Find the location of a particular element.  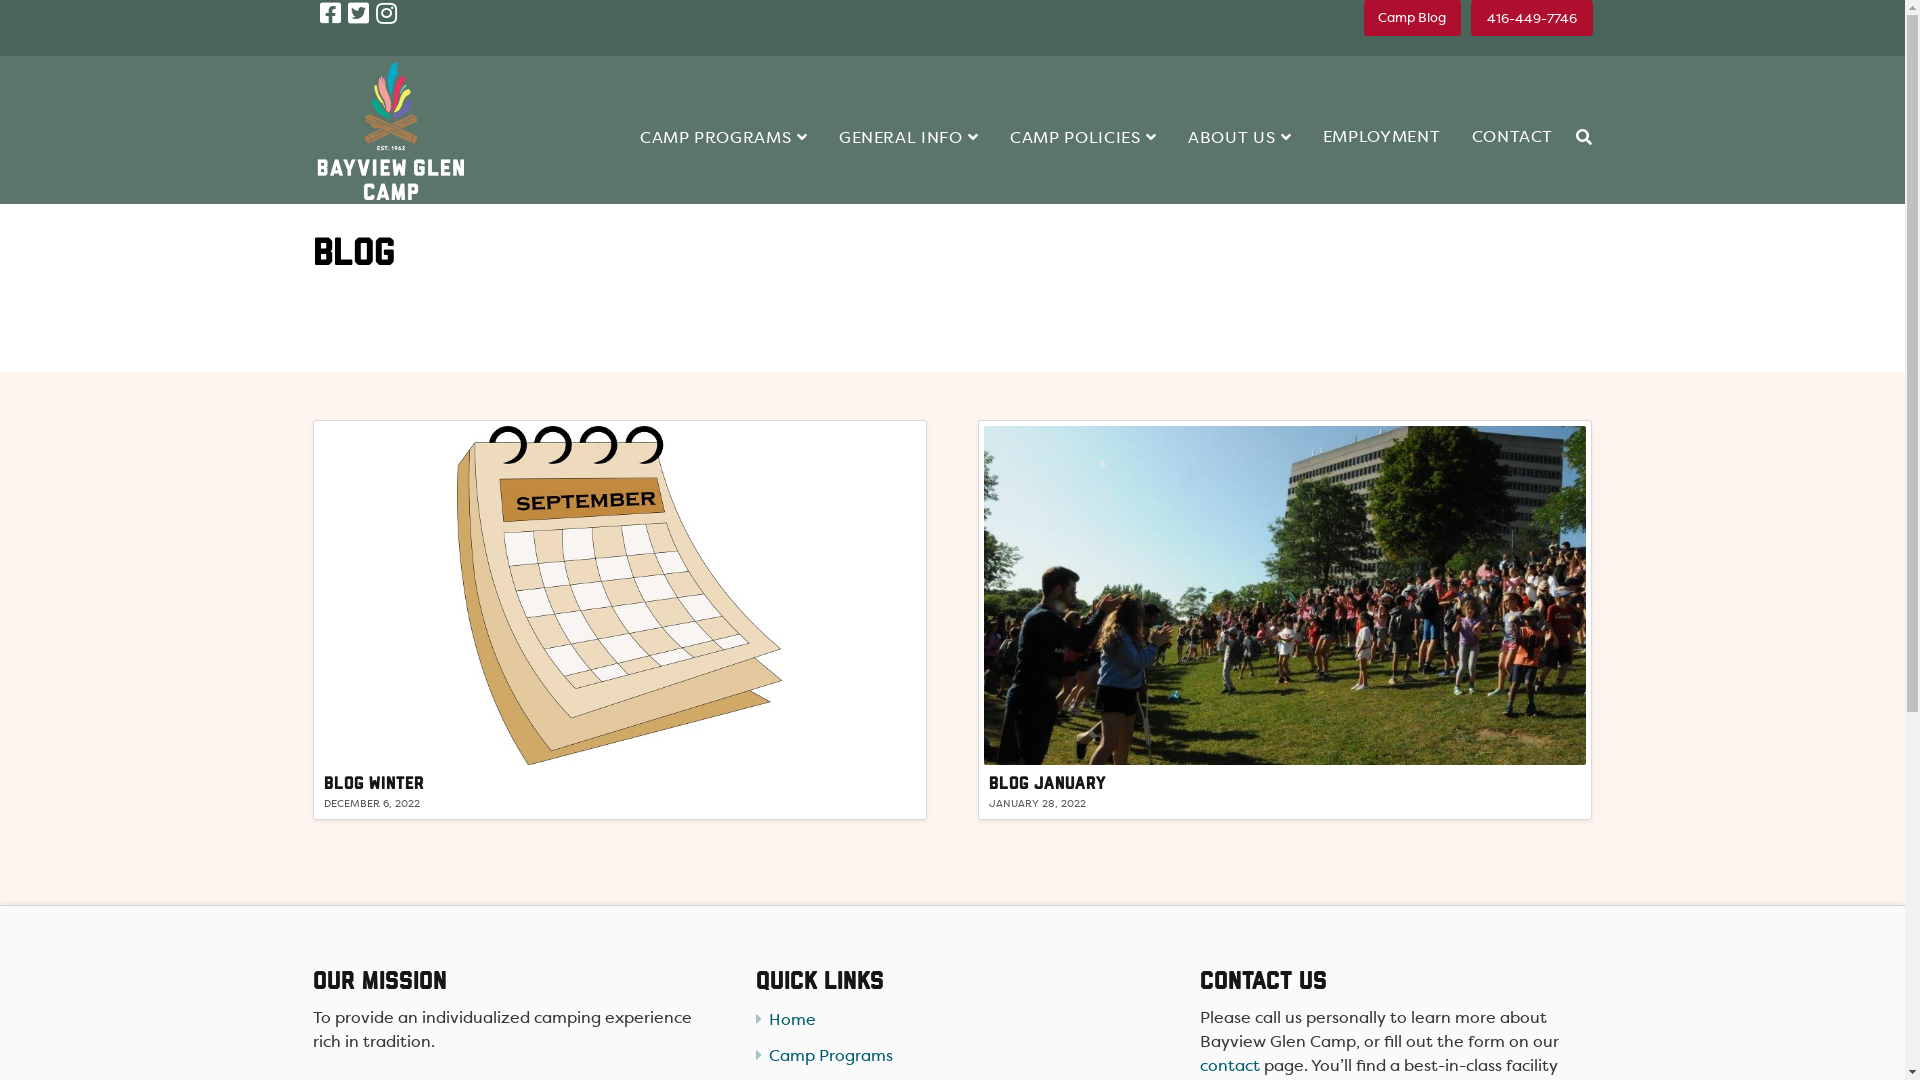

'CONTACT' is located at coordinates (1512, 100).